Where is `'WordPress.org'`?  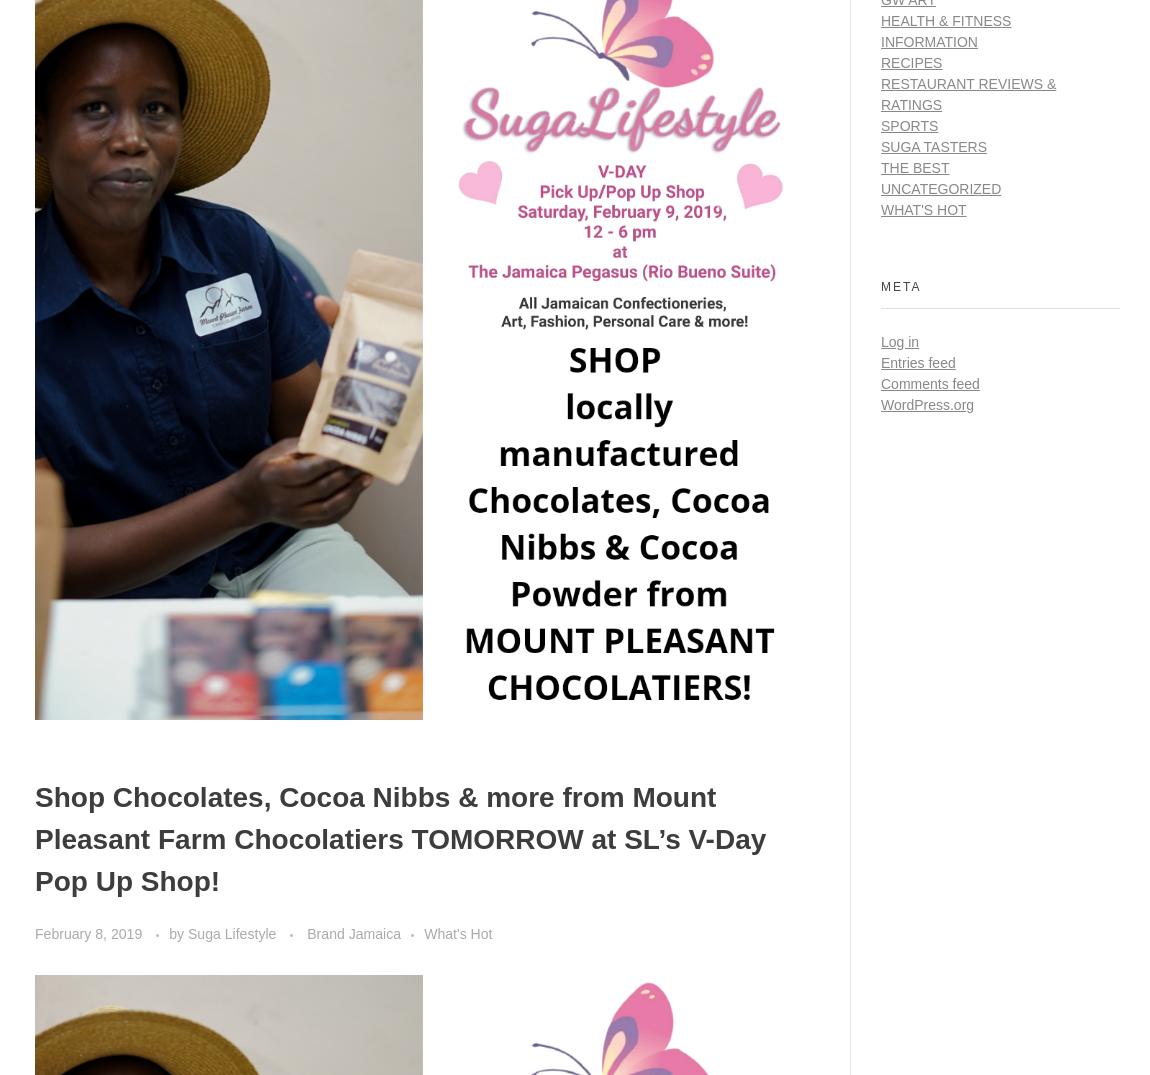 'WordPress.org' is located at coordinates (927, 402).